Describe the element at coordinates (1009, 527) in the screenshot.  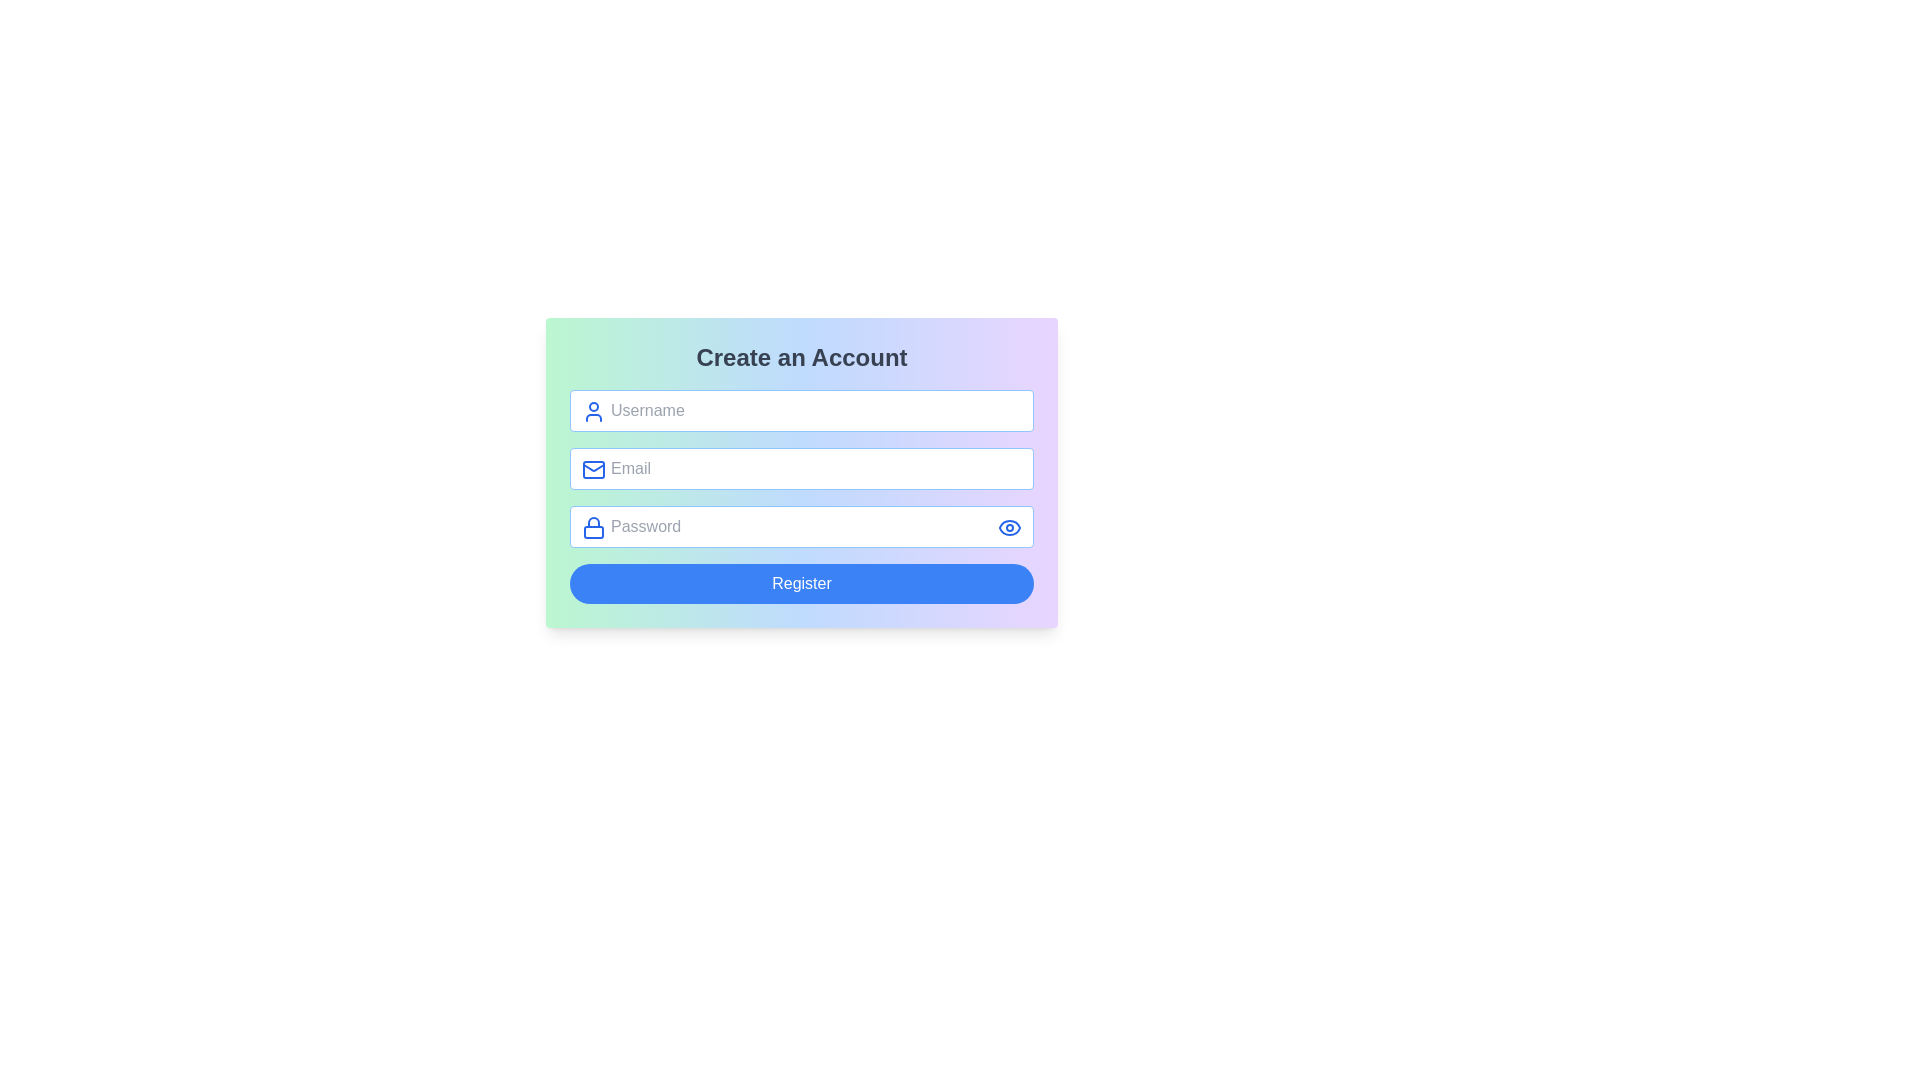
I see `the eye-shaped button icon rendered in blue, positioned to the right of the password input field for accessibility feedback` at that location.